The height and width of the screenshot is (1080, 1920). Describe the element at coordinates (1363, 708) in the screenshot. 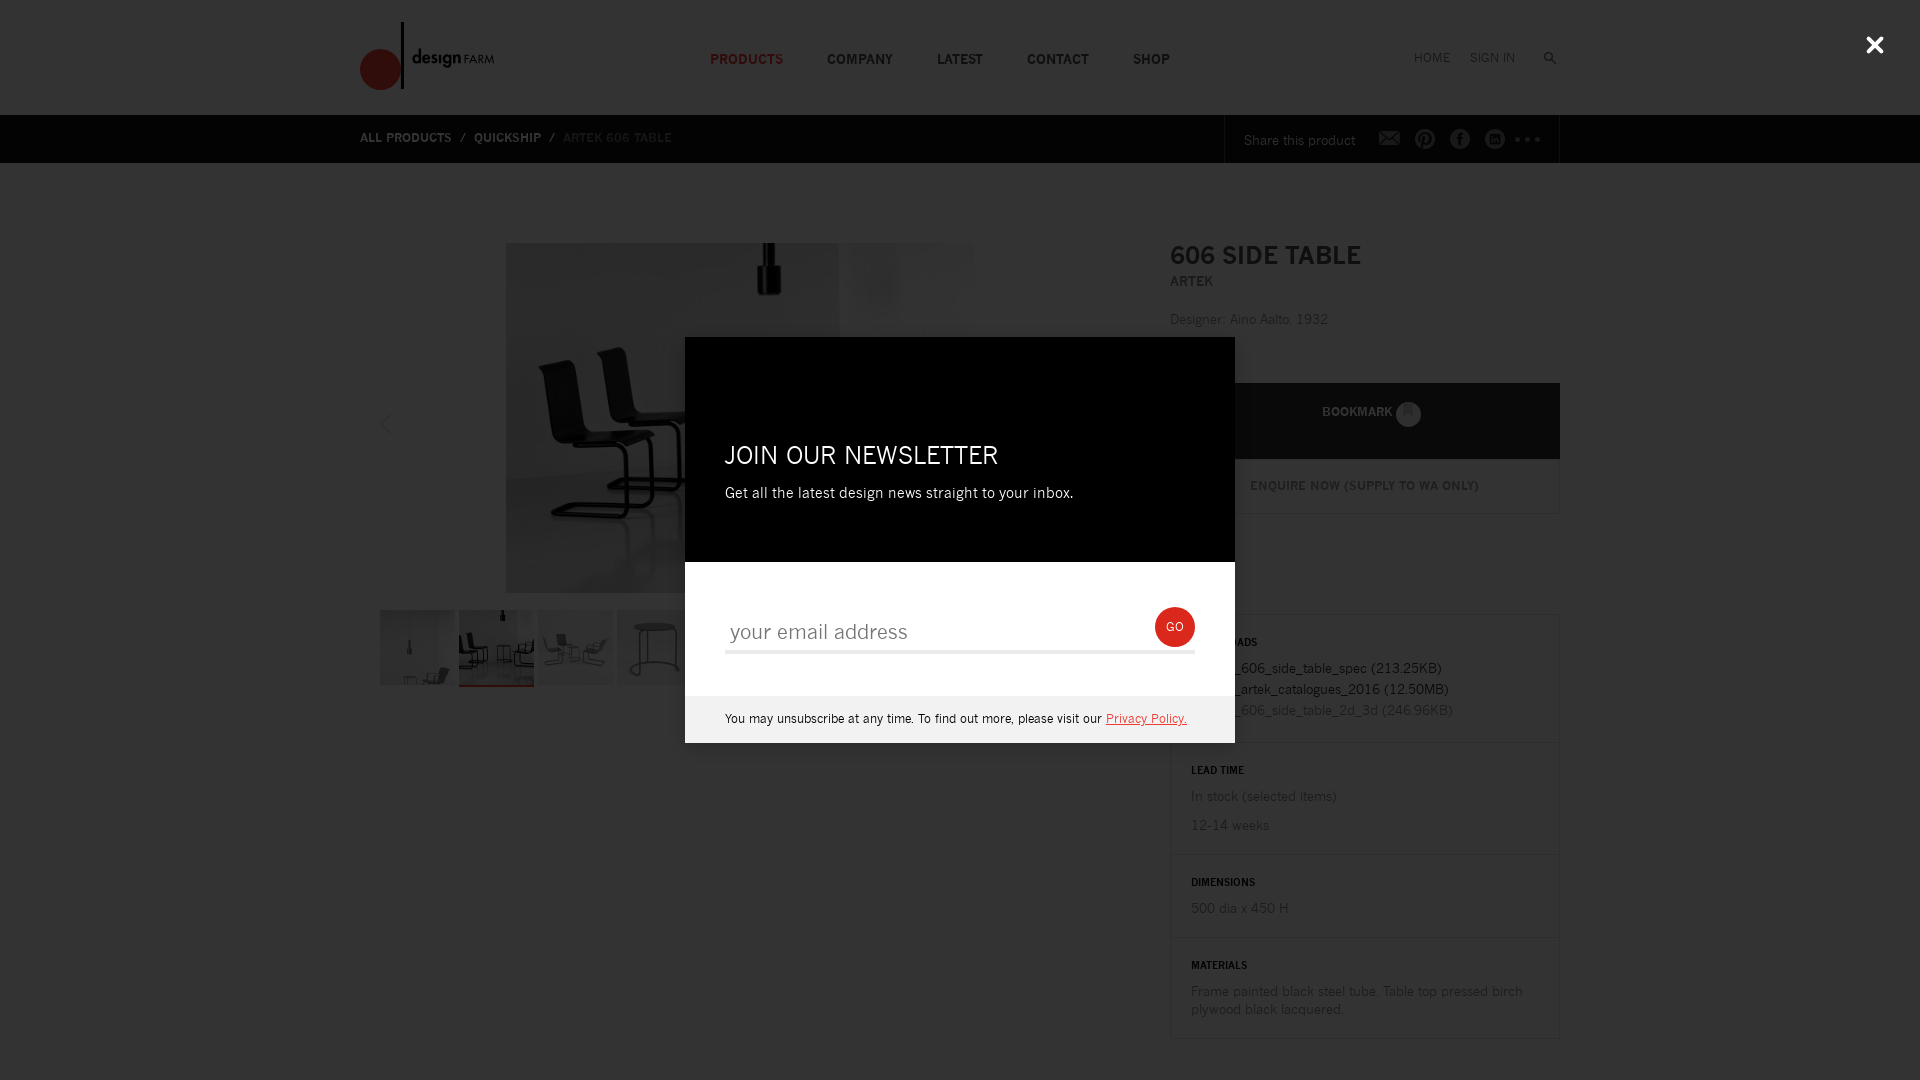

I see `'atk_606_side_table_2d_3d (246.96KB)'` at that location.